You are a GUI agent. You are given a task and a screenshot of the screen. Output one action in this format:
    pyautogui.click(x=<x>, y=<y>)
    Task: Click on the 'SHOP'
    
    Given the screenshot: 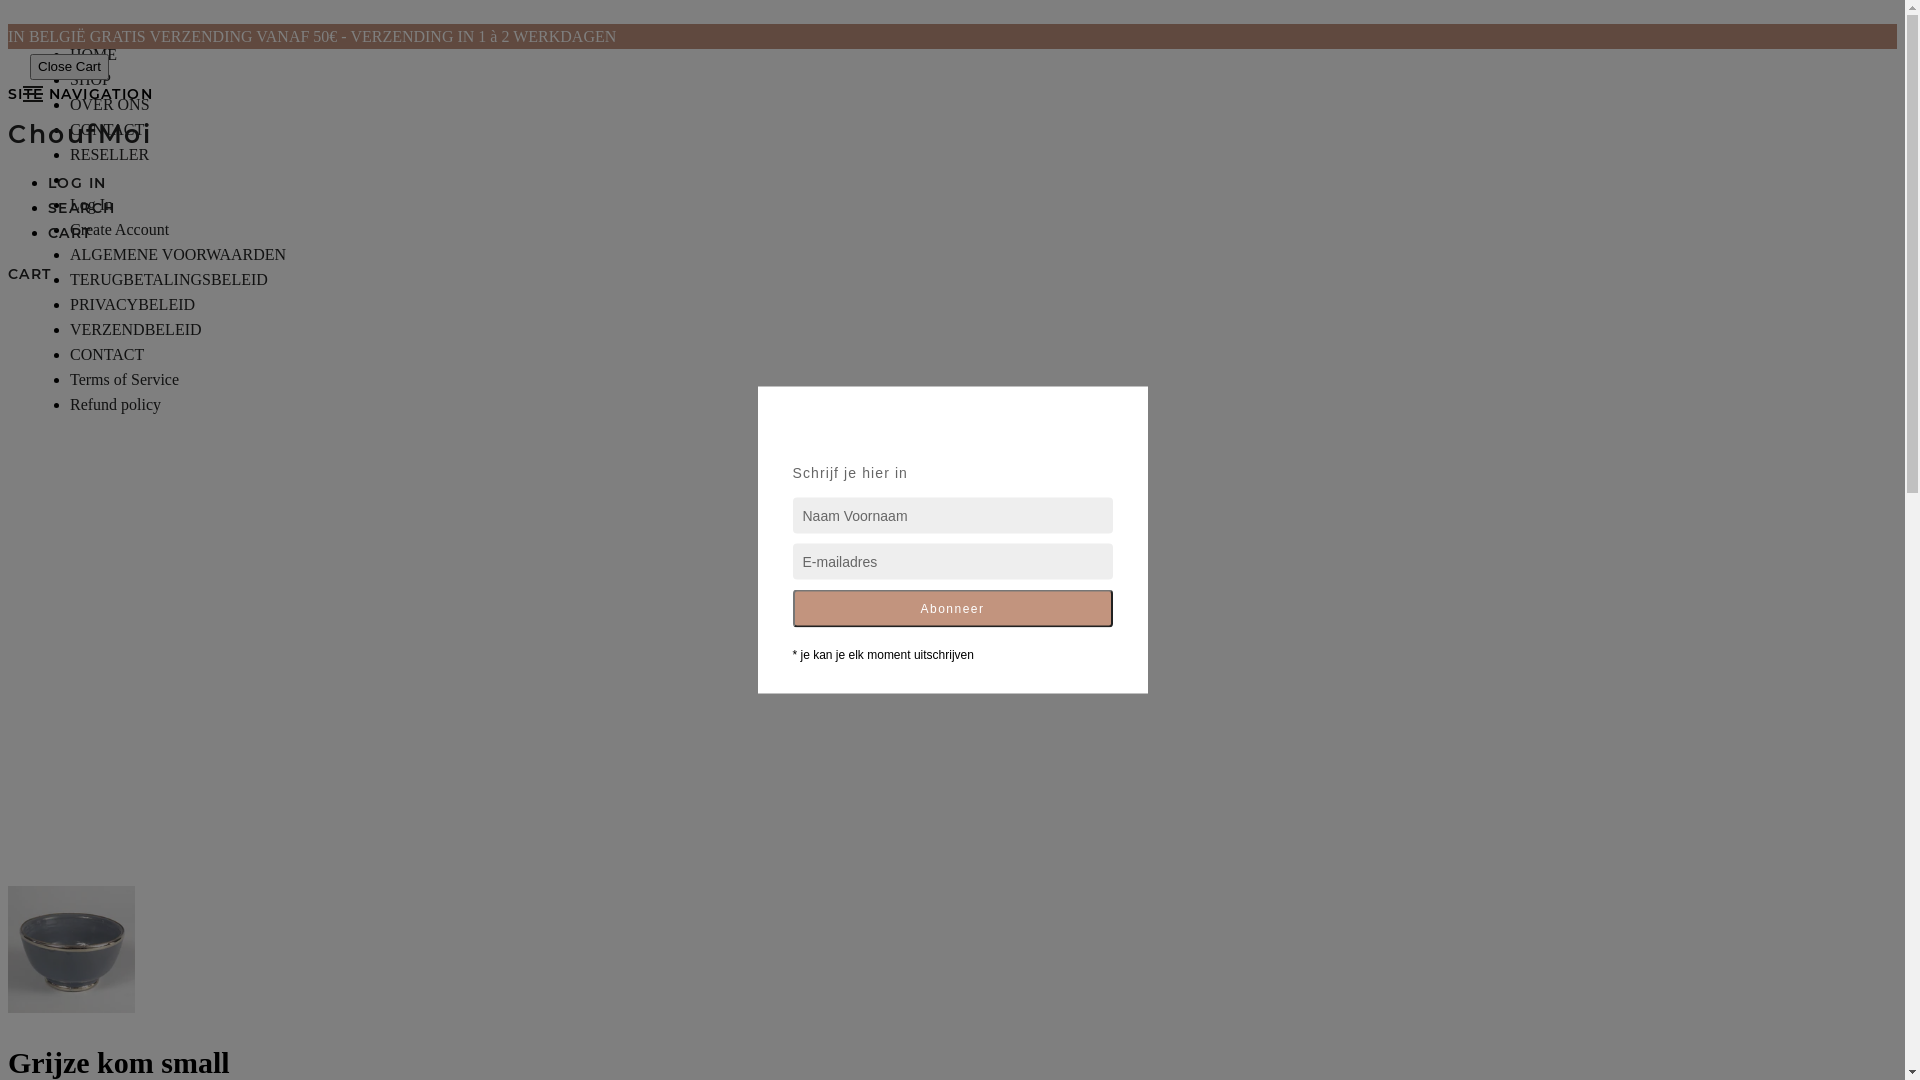 What is the action you would take?
    pyautogui.click(x=70, y=78)
    